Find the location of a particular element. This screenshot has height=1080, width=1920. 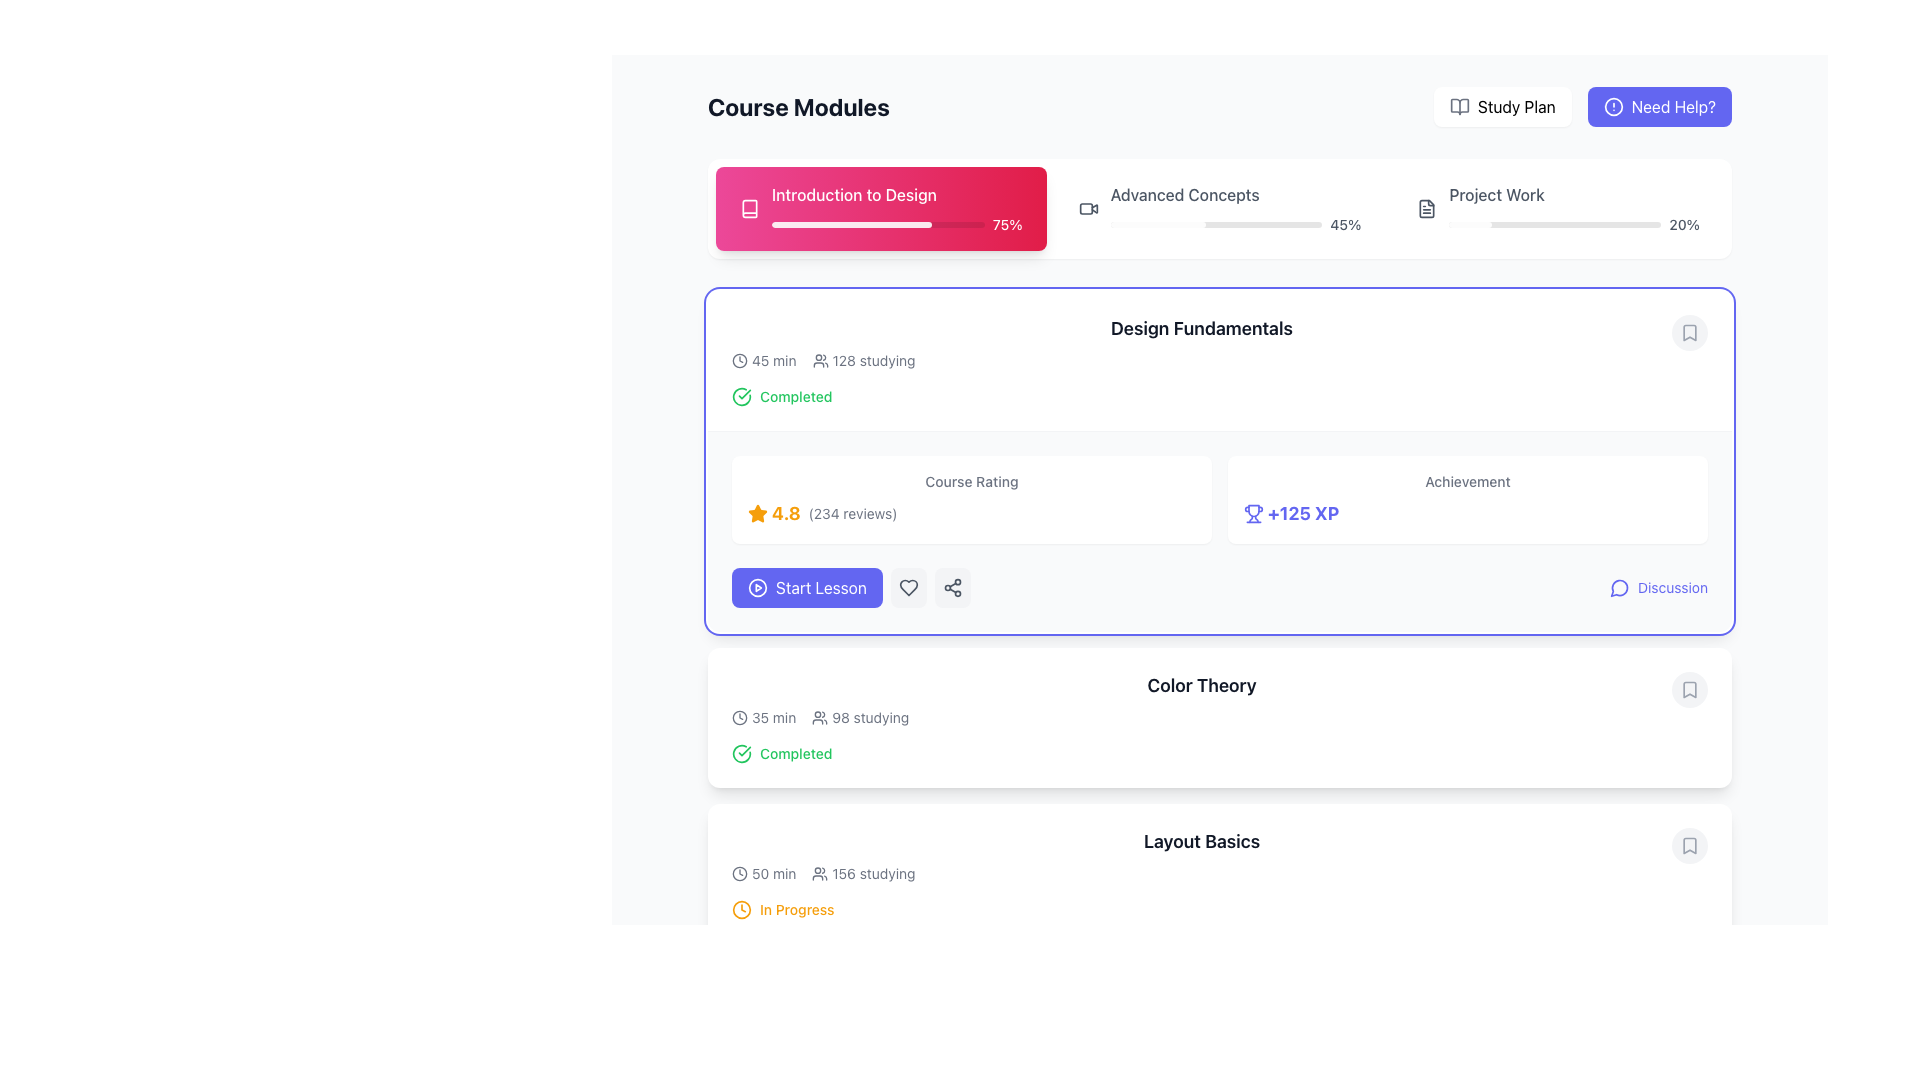

the visual progress indication on the progress bar segment, which is a horizontally oriented bar with a light gray background and a filled white portion covering approximately 20% of the total width, located at the top part of the view is located at coordinates (1470, 224).